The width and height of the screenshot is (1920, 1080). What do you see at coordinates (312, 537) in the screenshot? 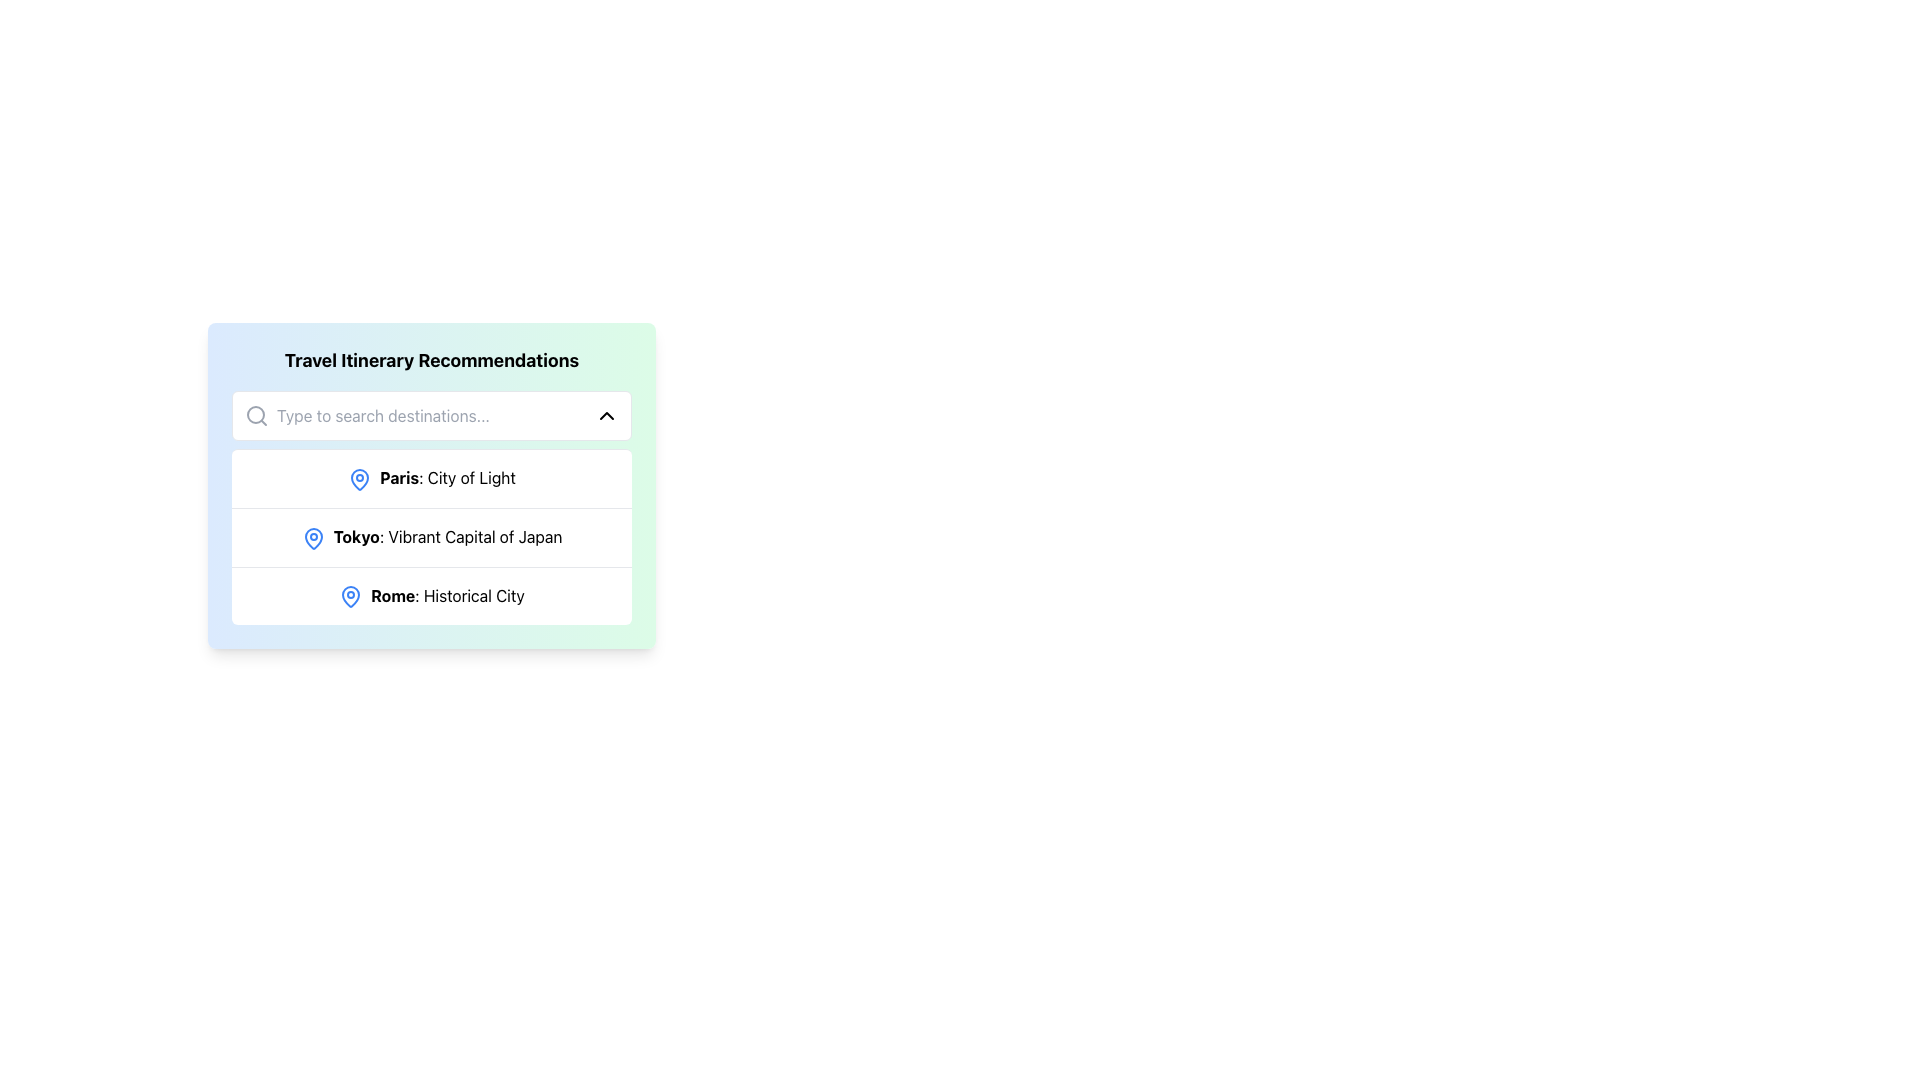
I see `the small blue geographical pin icon located next to the text 'Tokyo: Vibrant Capital of Japan' in the Travel Itinerary Recommendations list` at bounding box center [312, 537].